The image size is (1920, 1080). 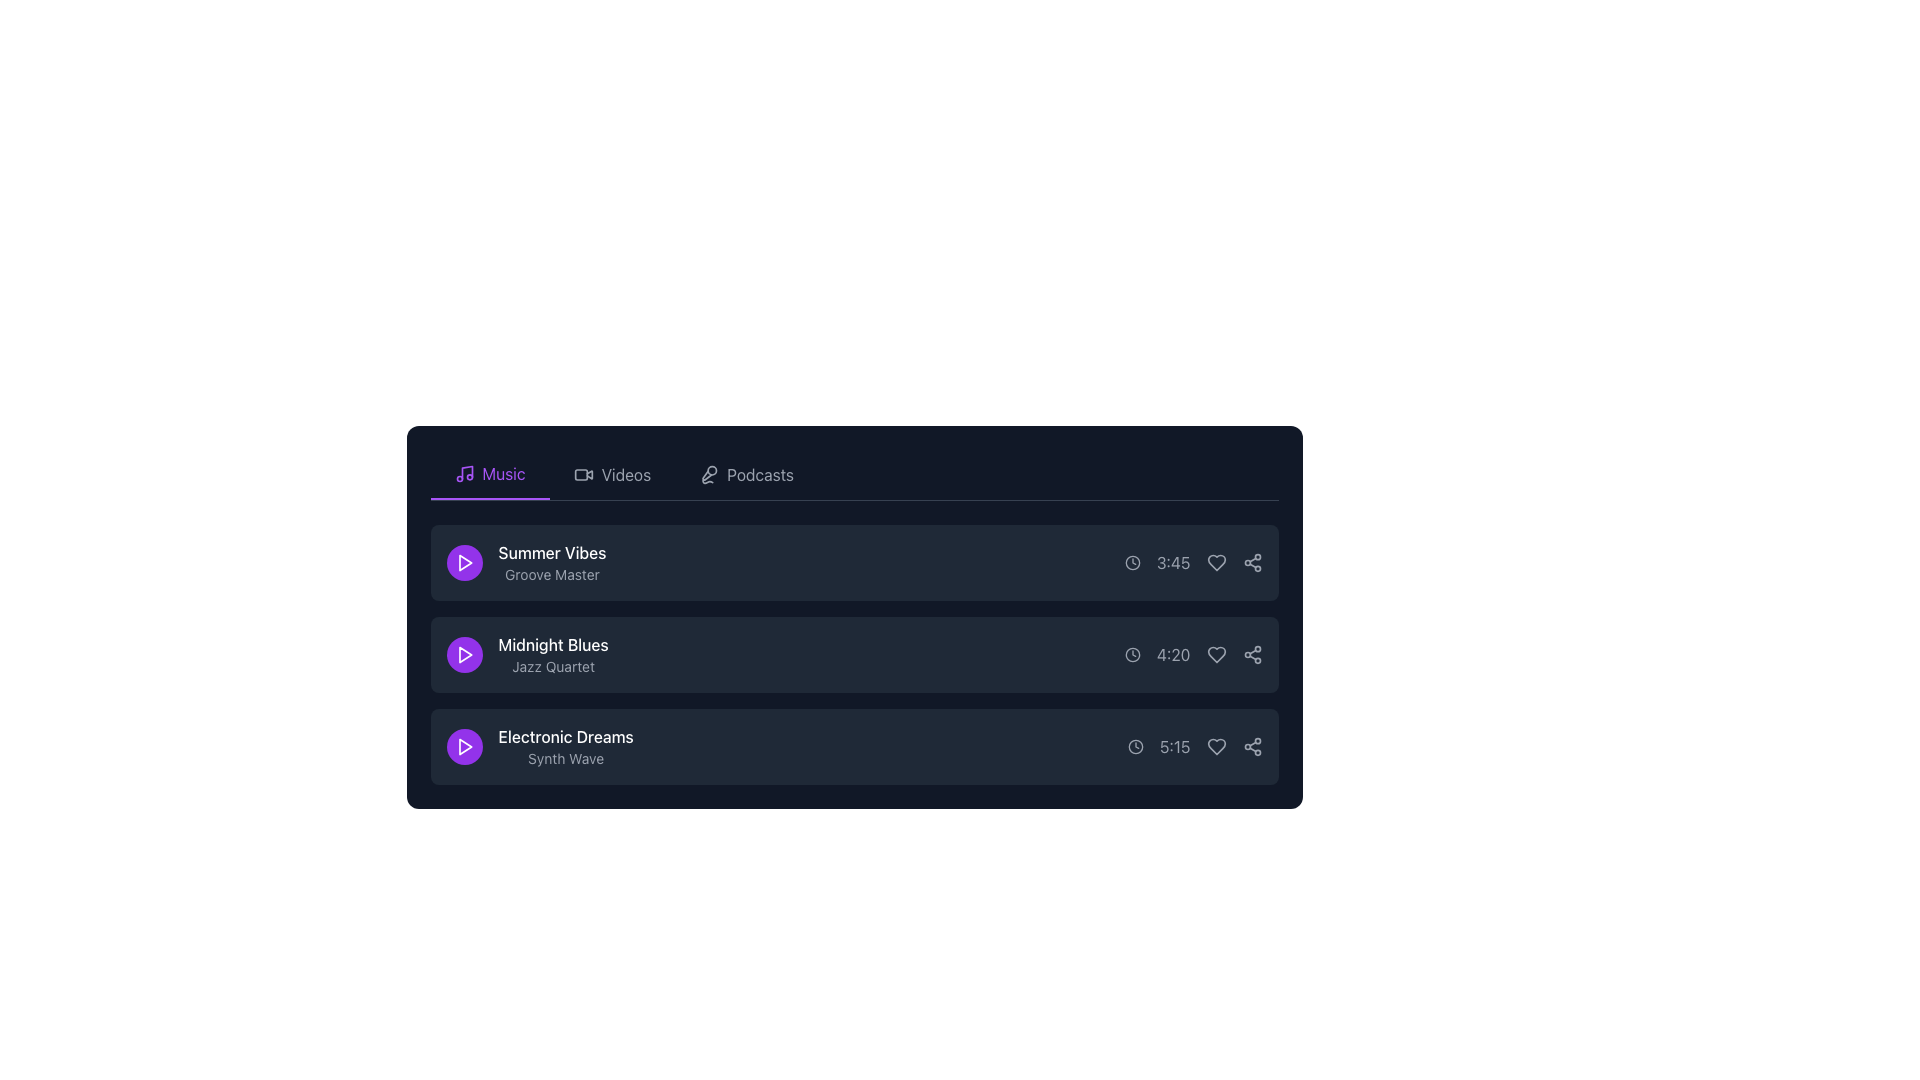 What do you see at coordinates (1195, 747) in the screenshot?
I see `the text label displaying the duration of the track 'Electronic Dreams', which is located in the right portion of the horizontal layout segment and is the third entry in the playlist` at bounding box center [1195, 747].